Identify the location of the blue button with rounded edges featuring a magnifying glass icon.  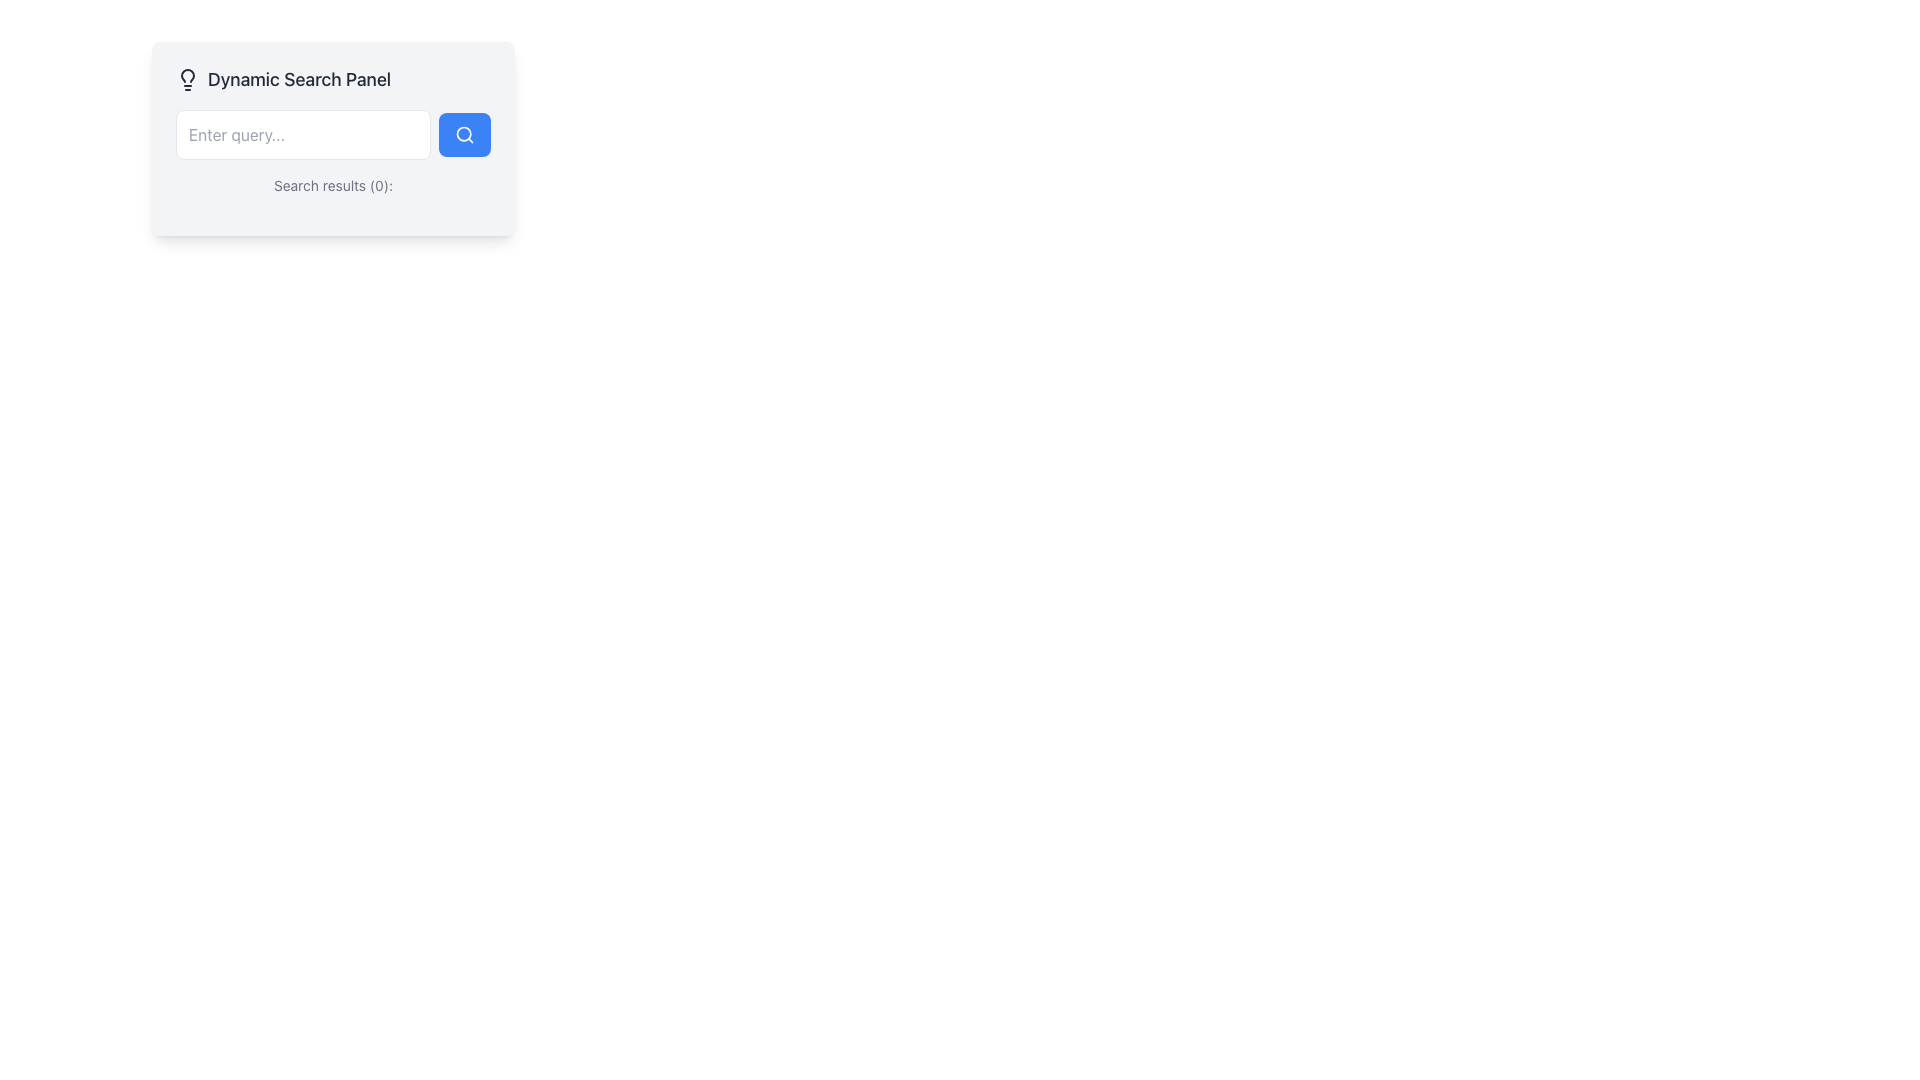
(464, 135).